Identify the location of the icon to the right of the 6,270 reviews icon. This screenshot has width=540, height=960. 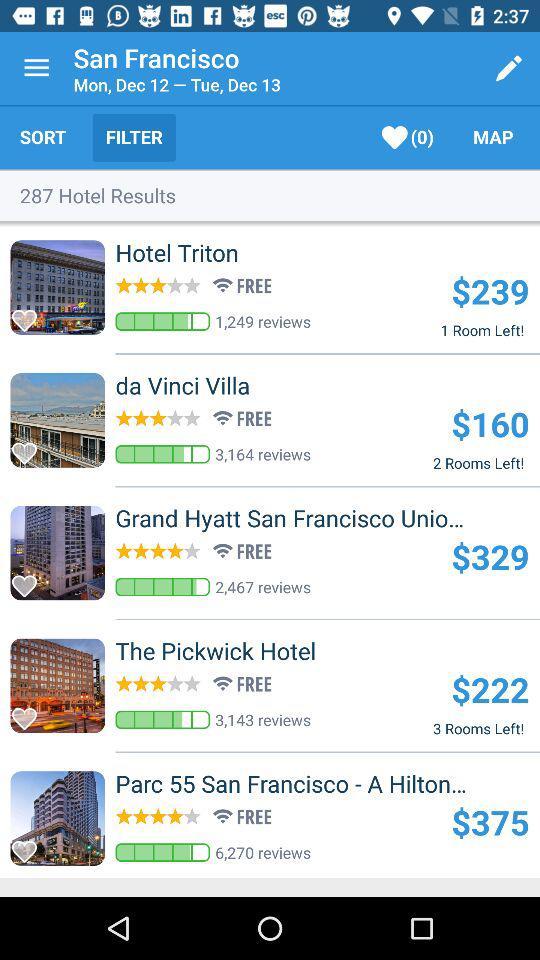
(489, 822).